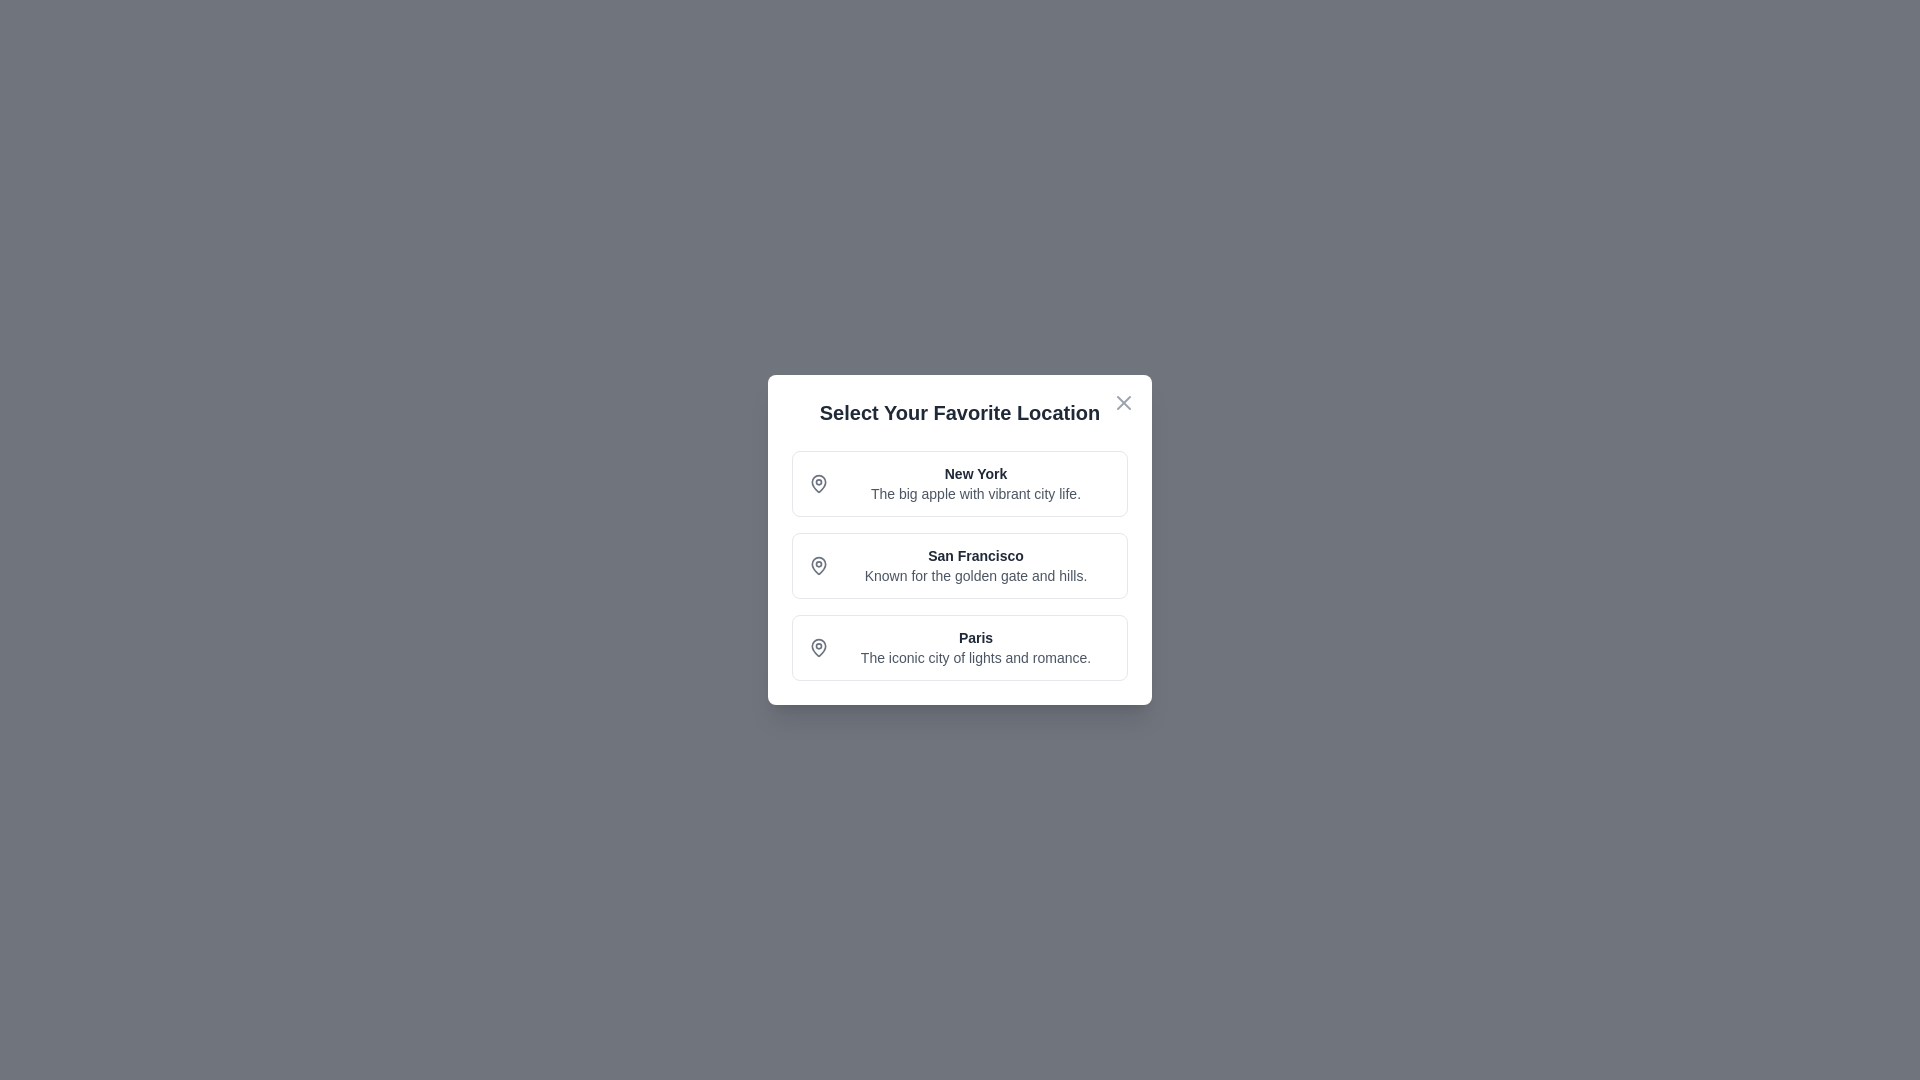 The width and height of the screenshot is (1920, 1080). I want to click on the location card for New York, so click(960, 483).